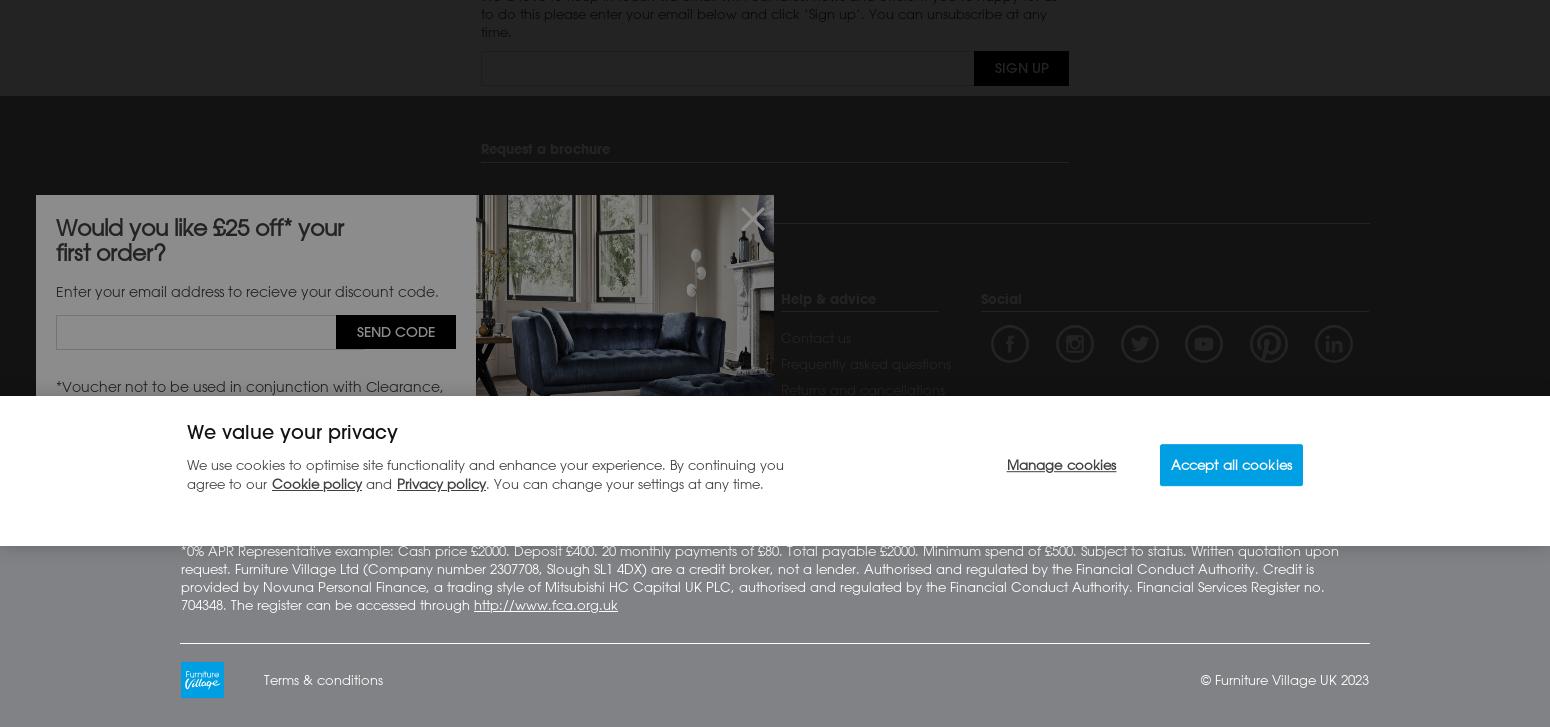  I want to click on 'Brands directory', so click(431, 362).